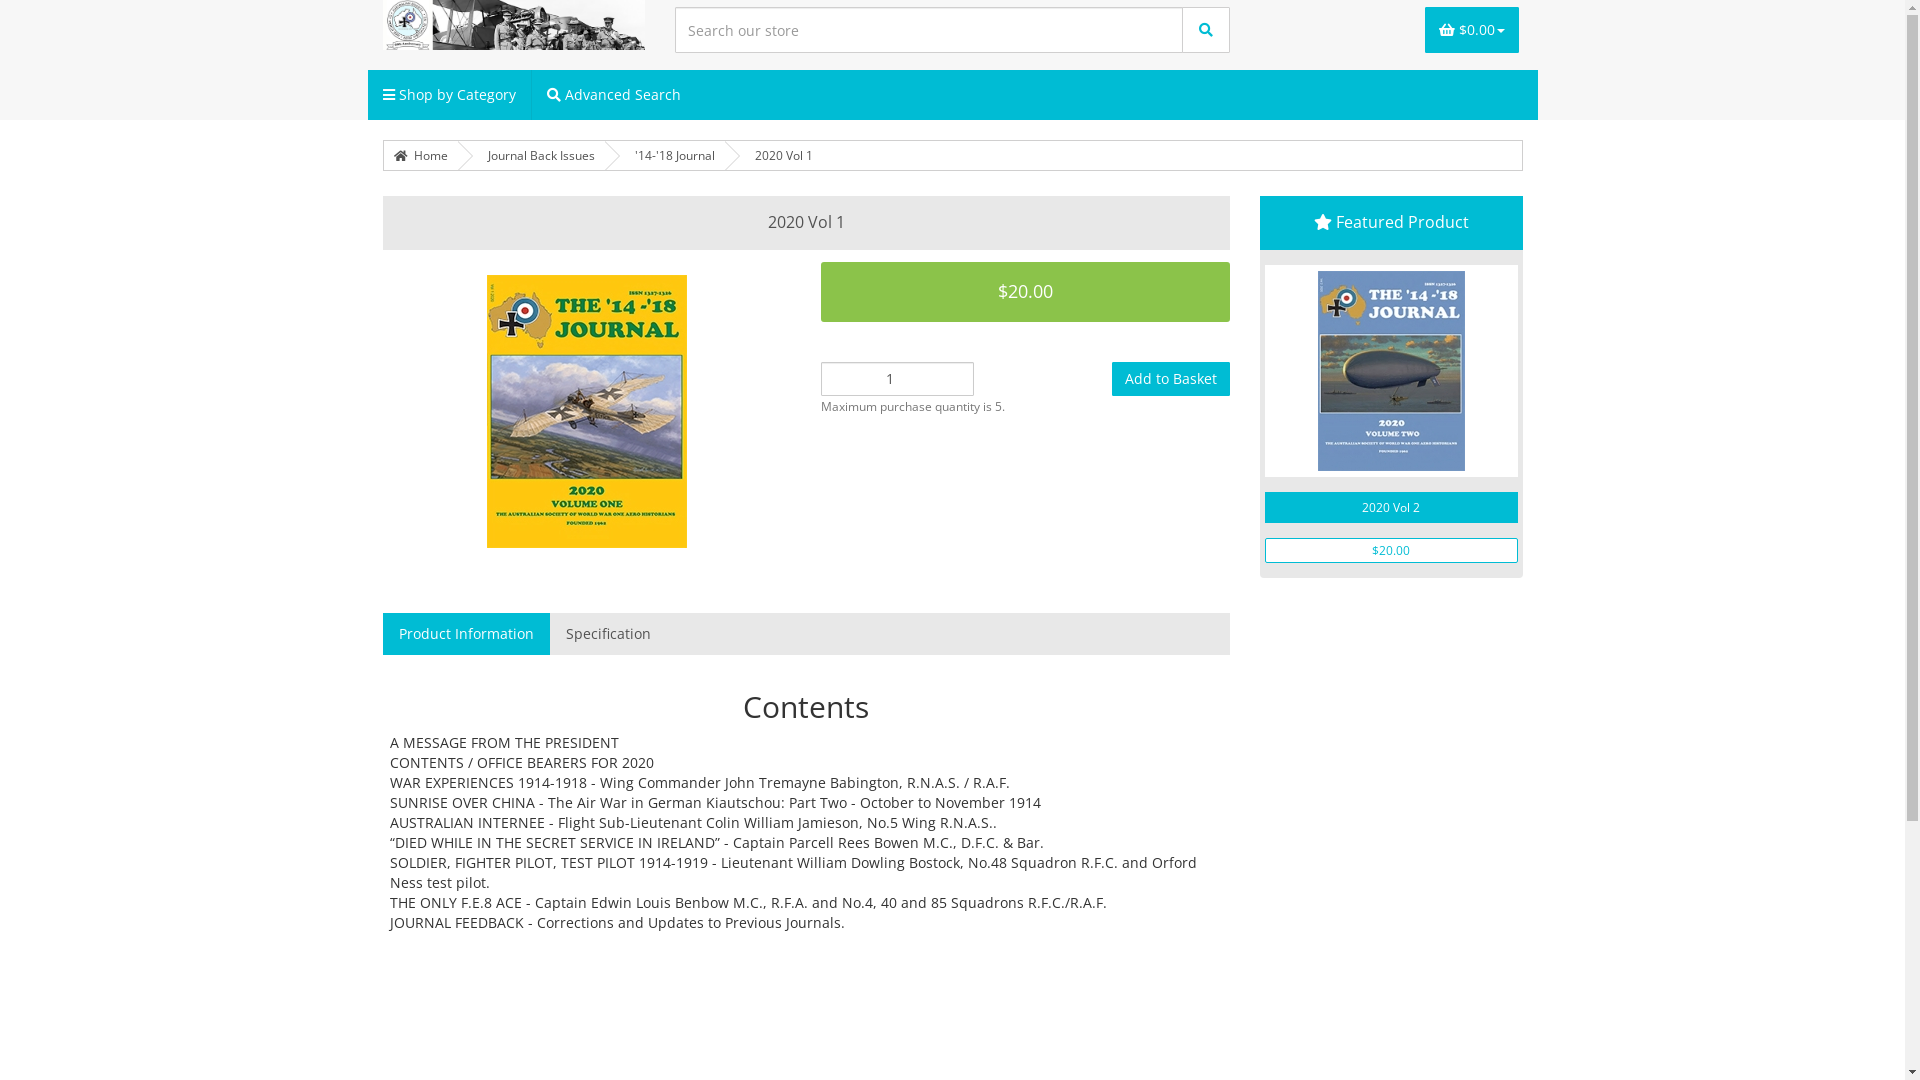  Describe the element at coordinates (382, 633) in the screenshot. I see `'Product Information'` at that location.